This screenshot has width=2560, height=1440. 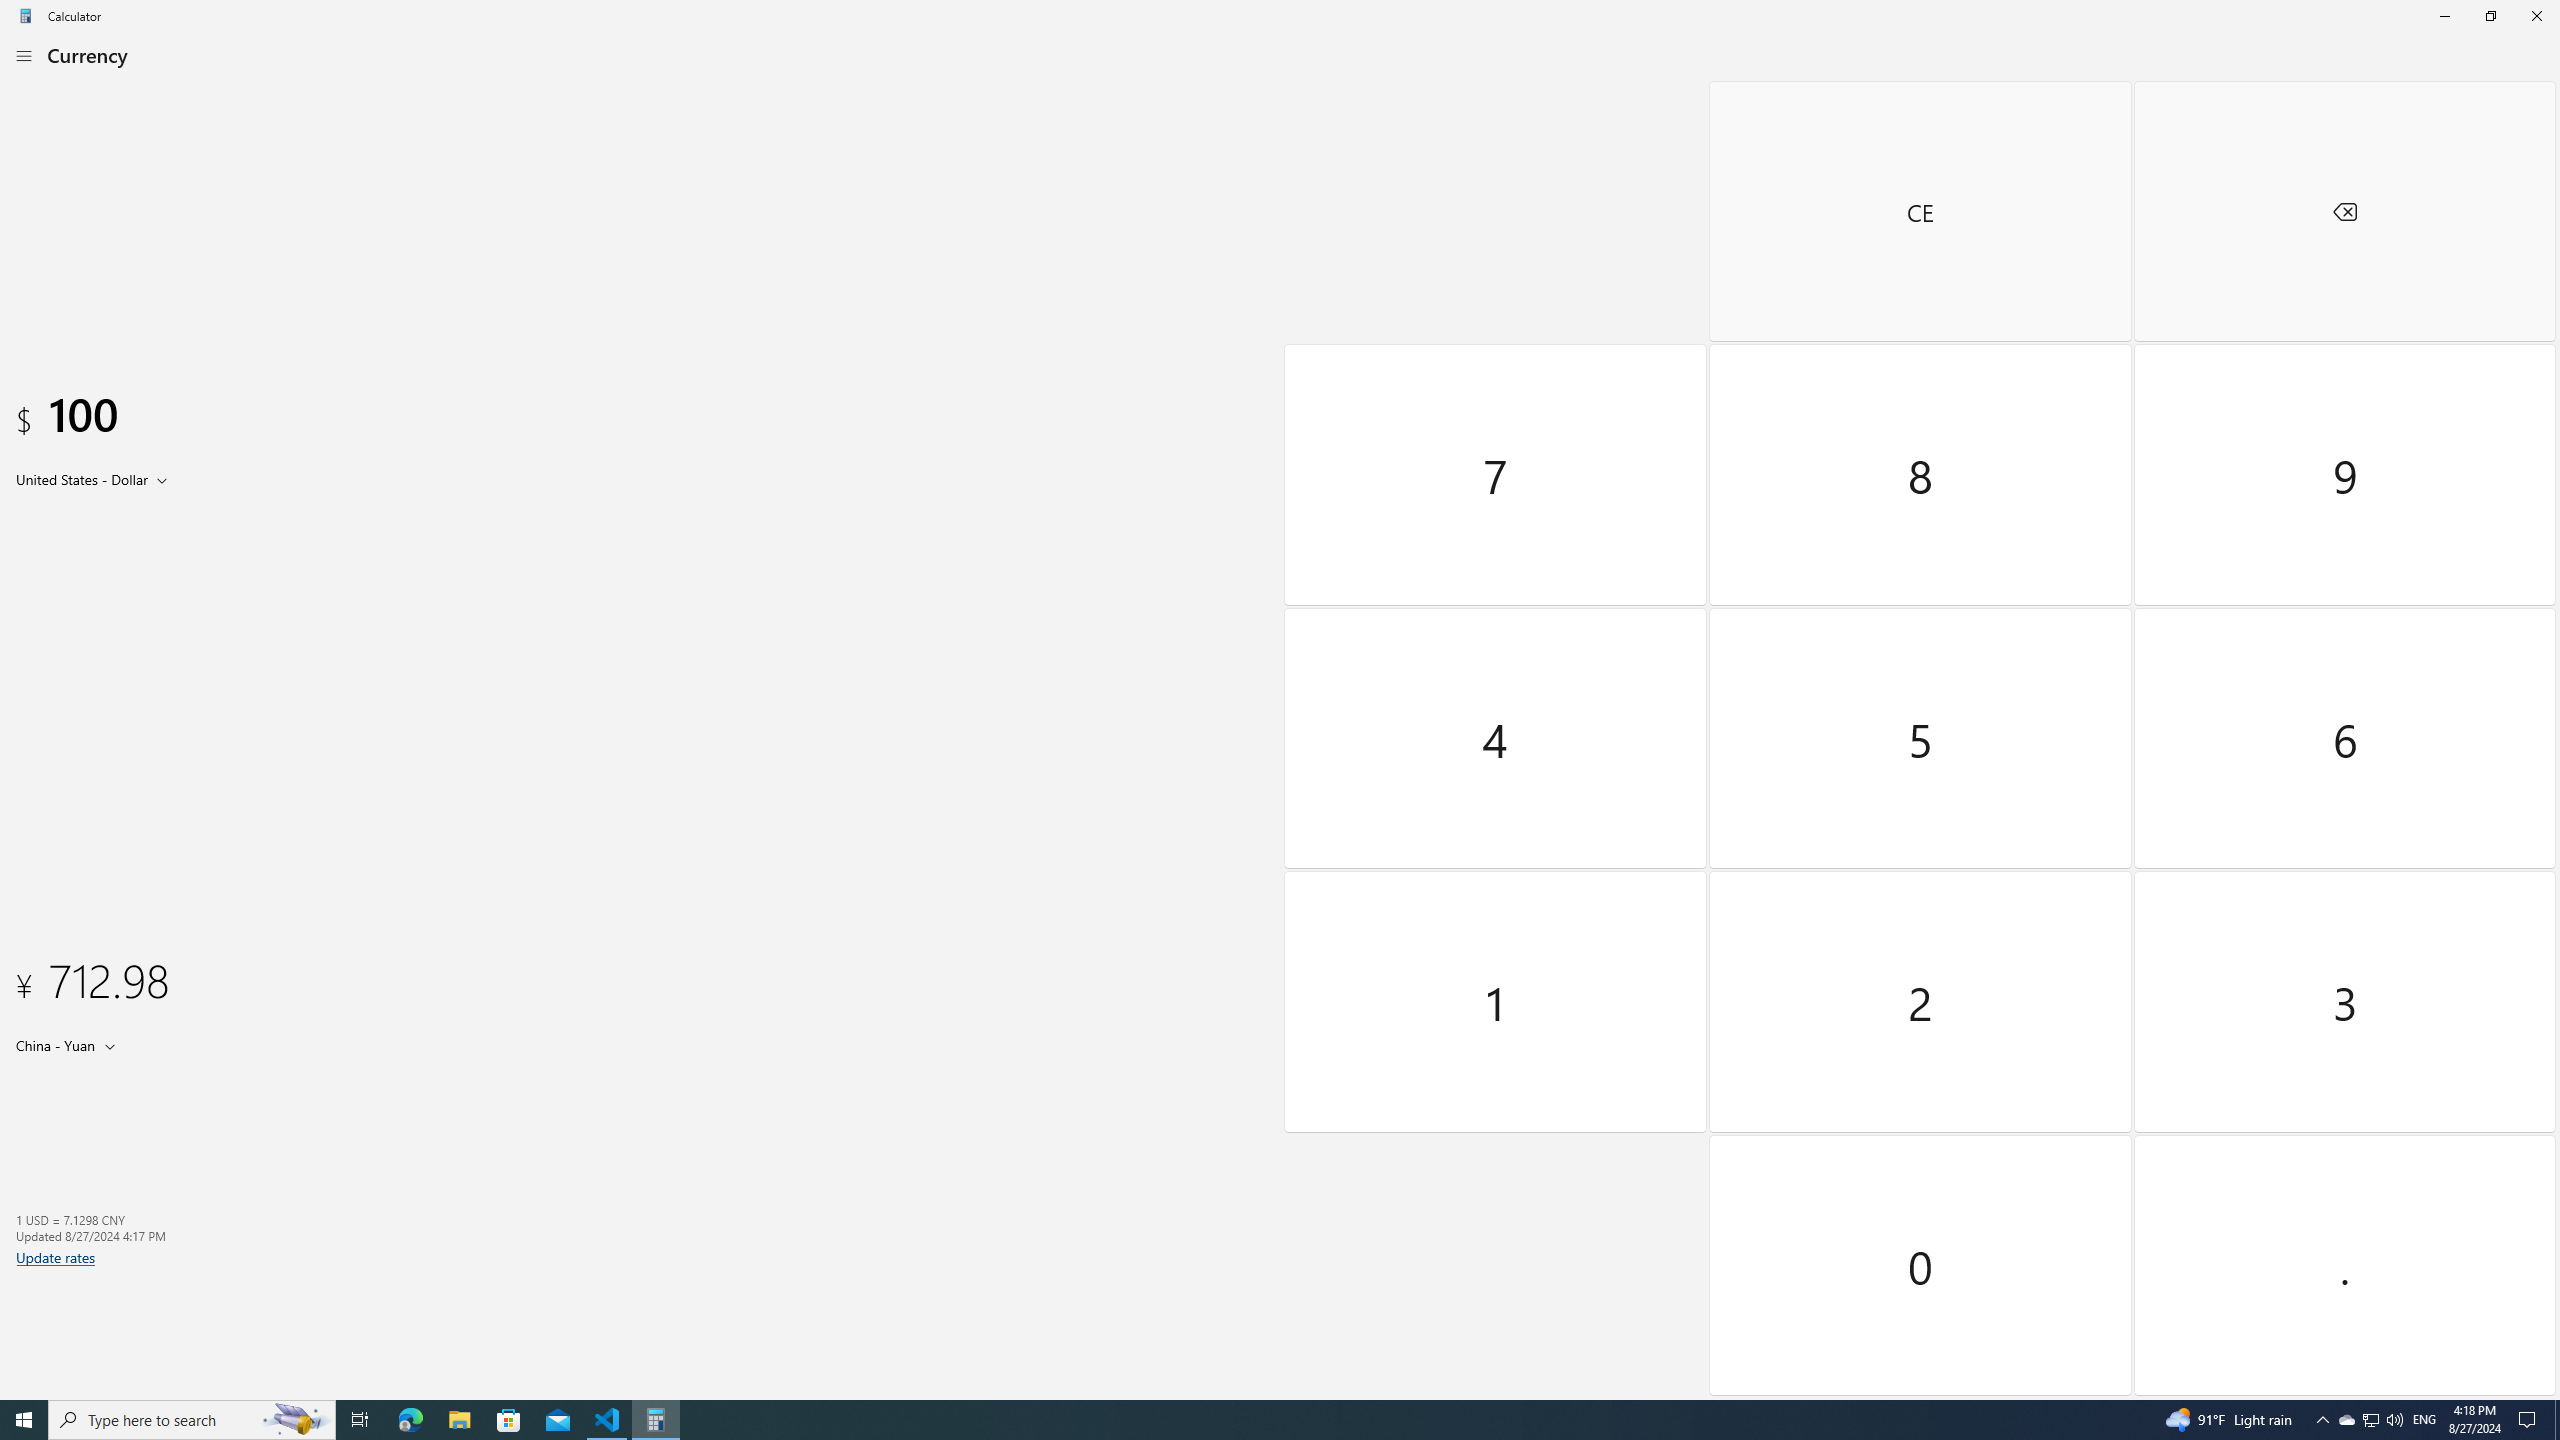 What do you see at coordinates (1496, 1002) in the screenshot?
I see `'One'` at bounding box center [1496, 1002].